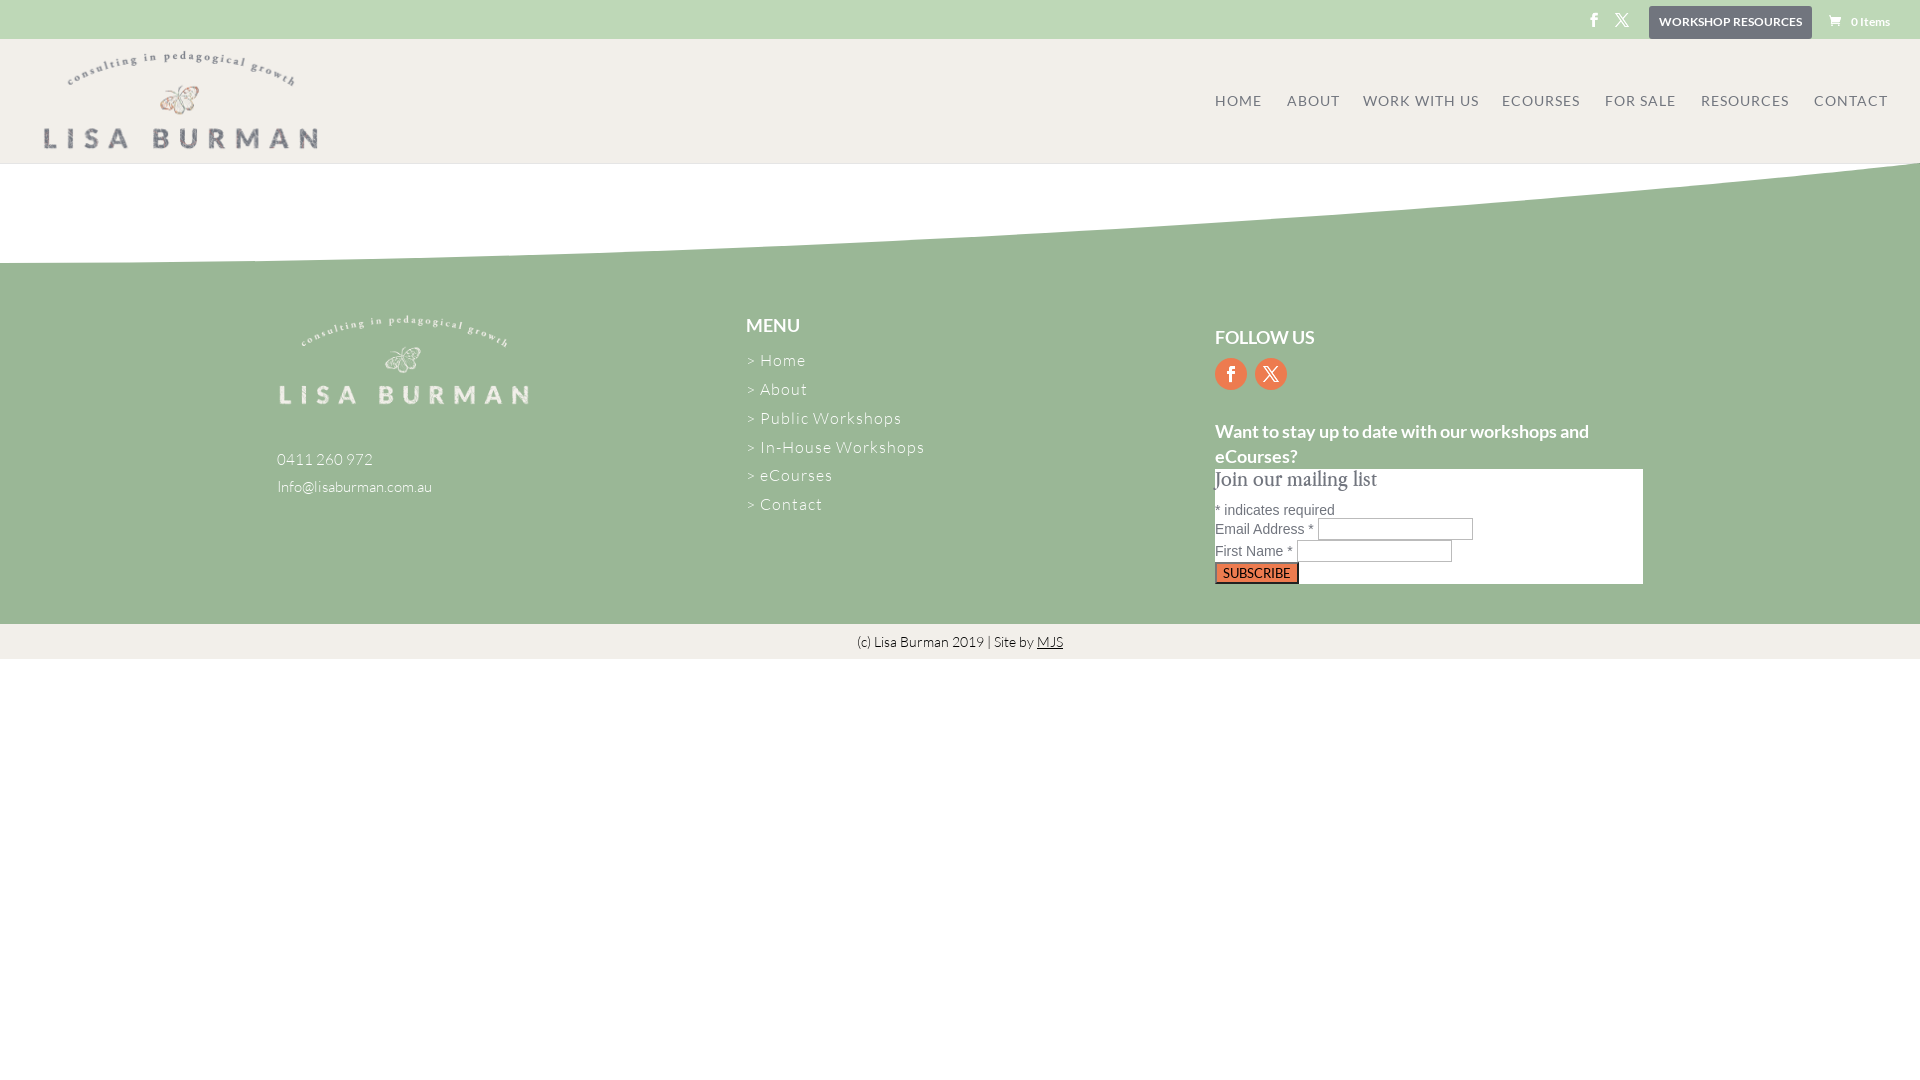 The height and width of the screenshot is (1080, 1920). Describe the element at coordinates (1237, 128) in the screenshot. I see `'HOME'` at that location.